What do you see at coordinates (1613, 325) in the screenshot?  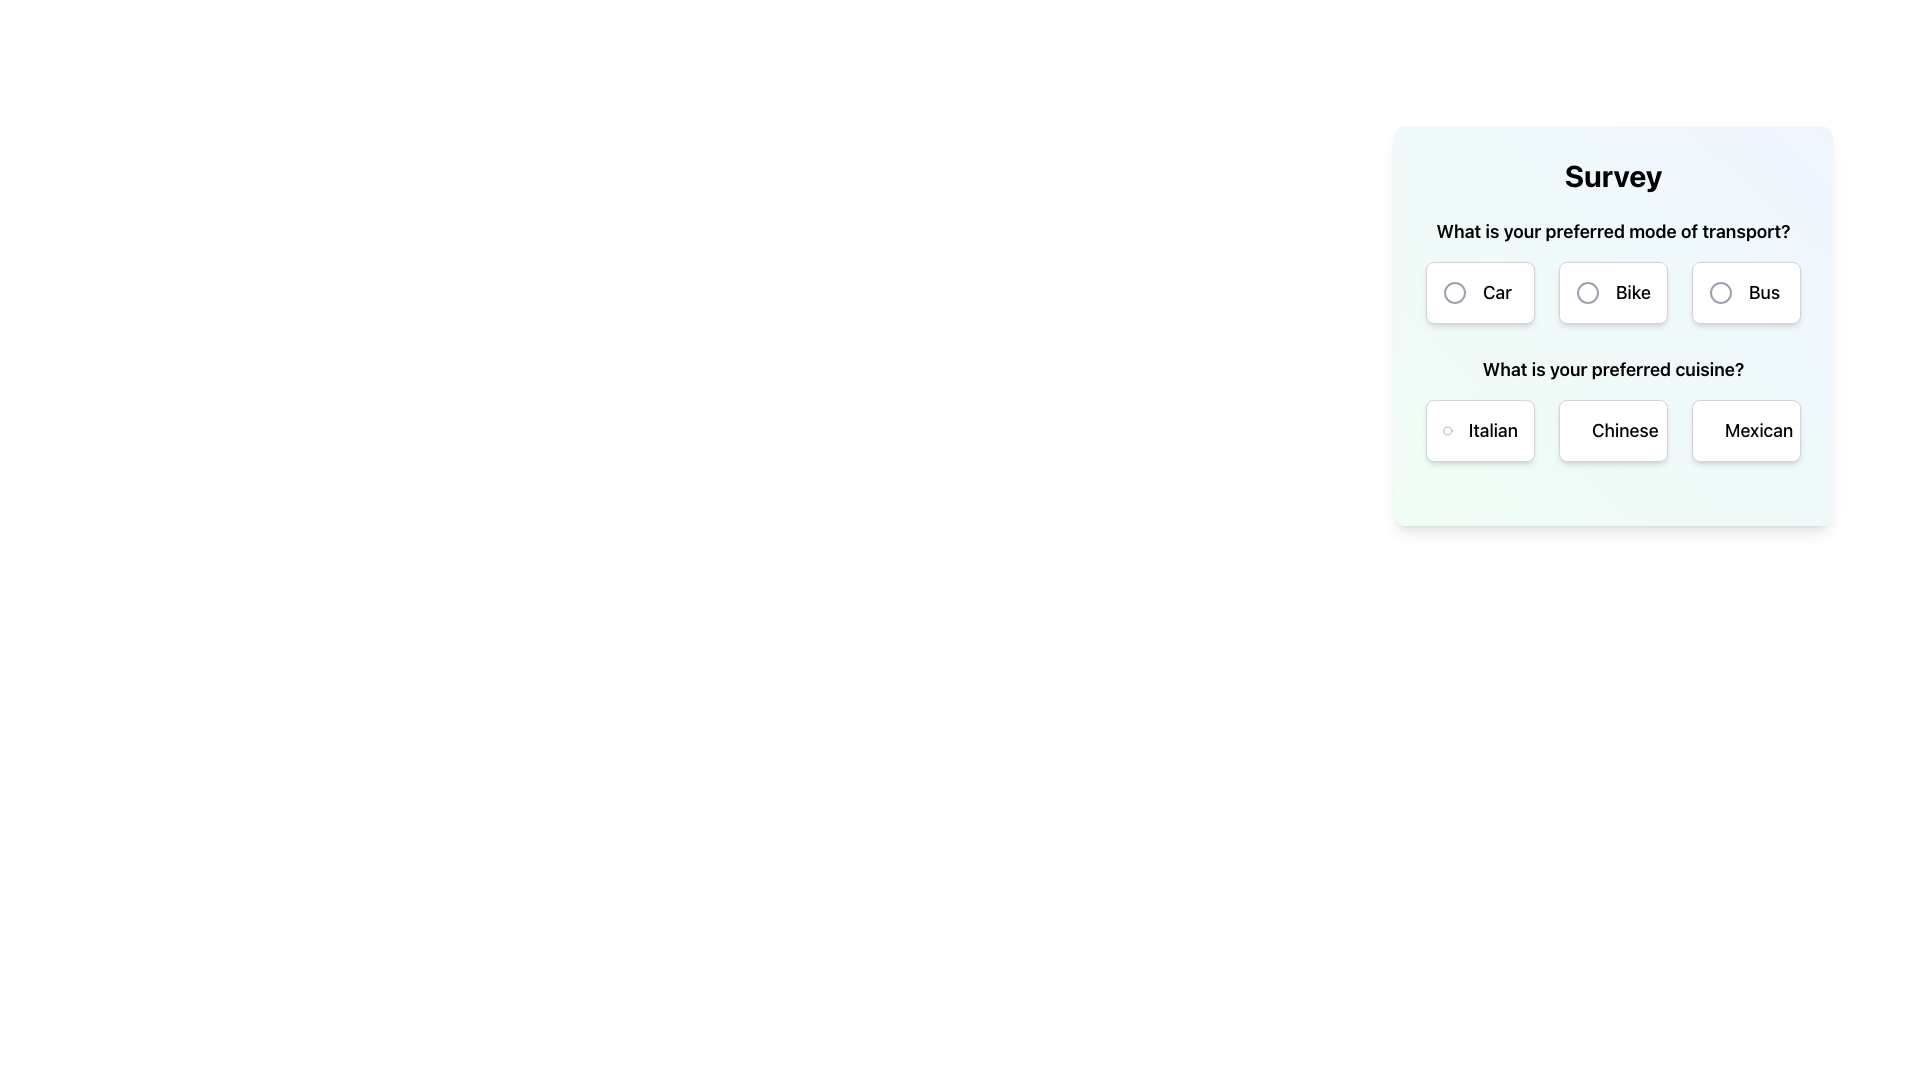 I see `the options within the survey panel that features a gradient background transitioning from green to blue, containing questions about preferred transport and cuisine` at bounding box center [1613, 325].